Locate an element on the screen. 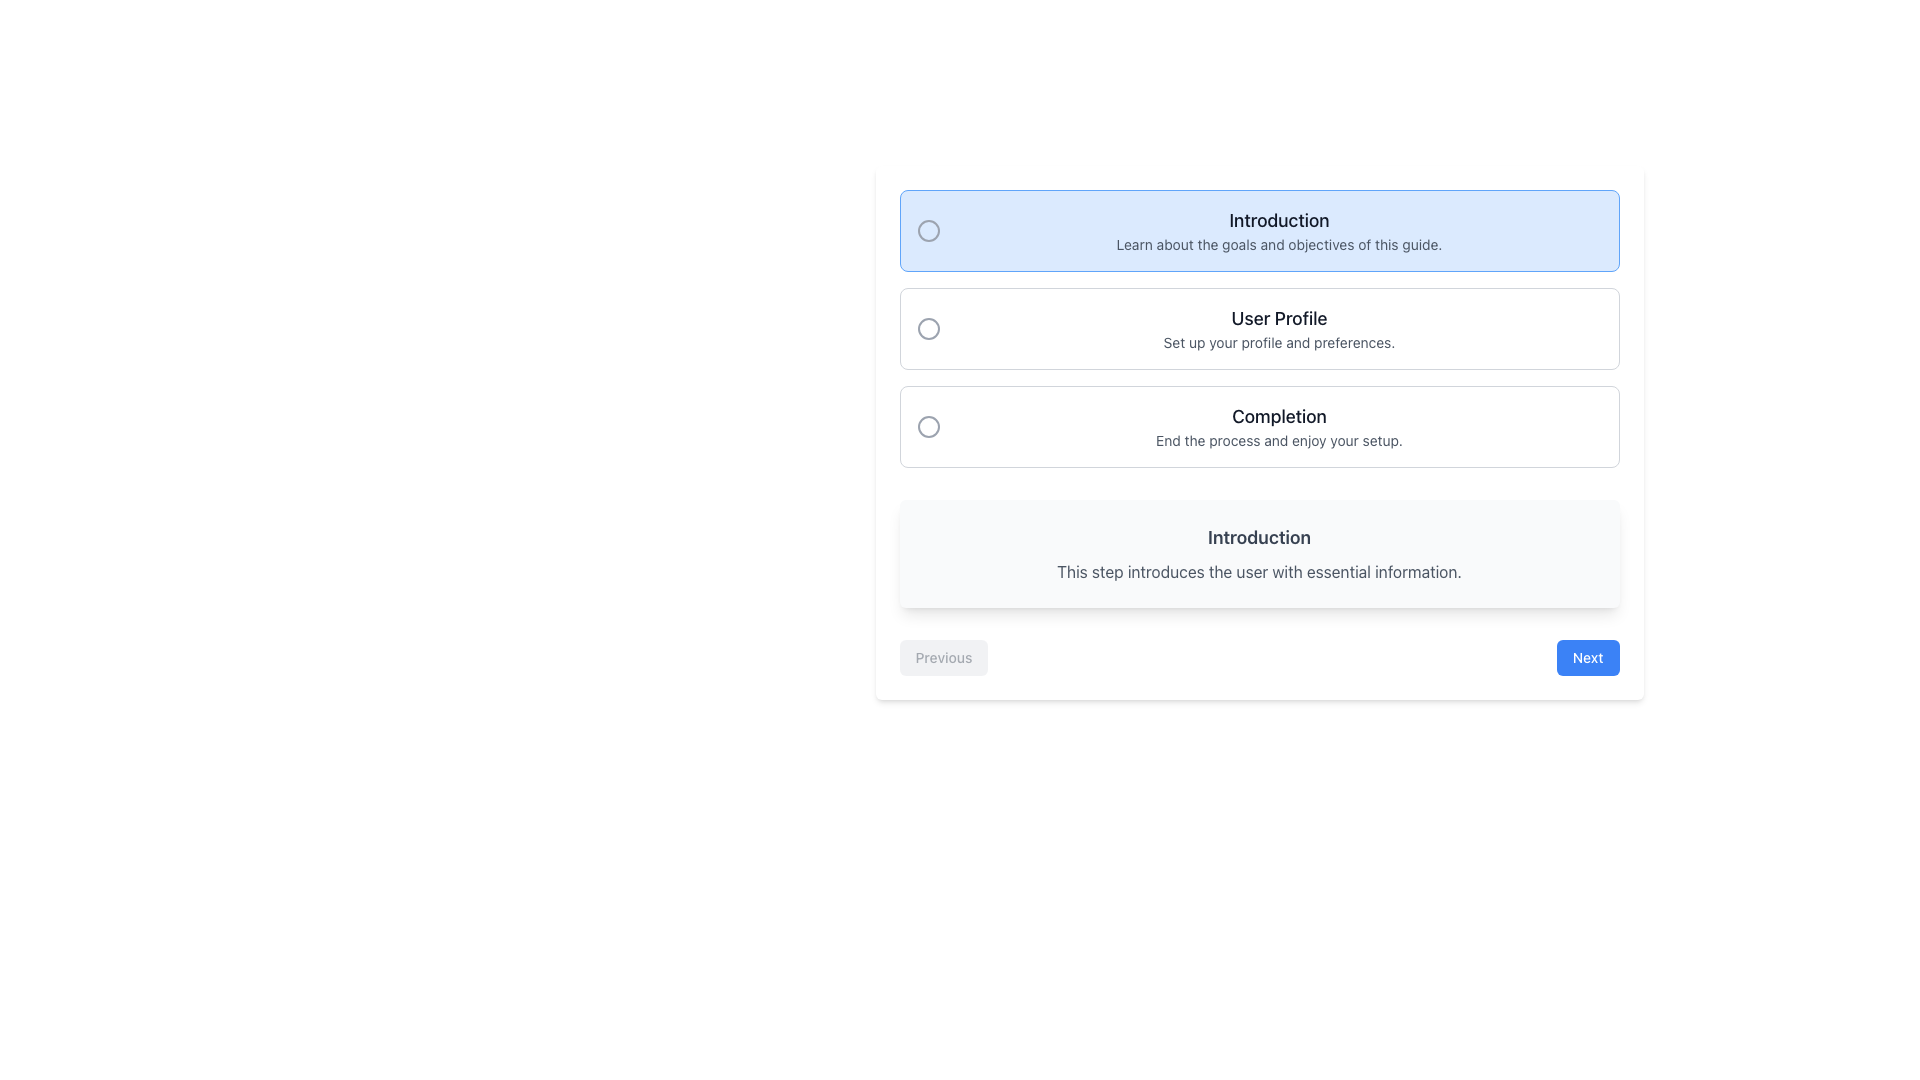 This screenshot has height=1080, width=1920. the rectangular blue button with rounded corners labeled 'Next' to proceed to the next step is located at coordinates (1587, 658).